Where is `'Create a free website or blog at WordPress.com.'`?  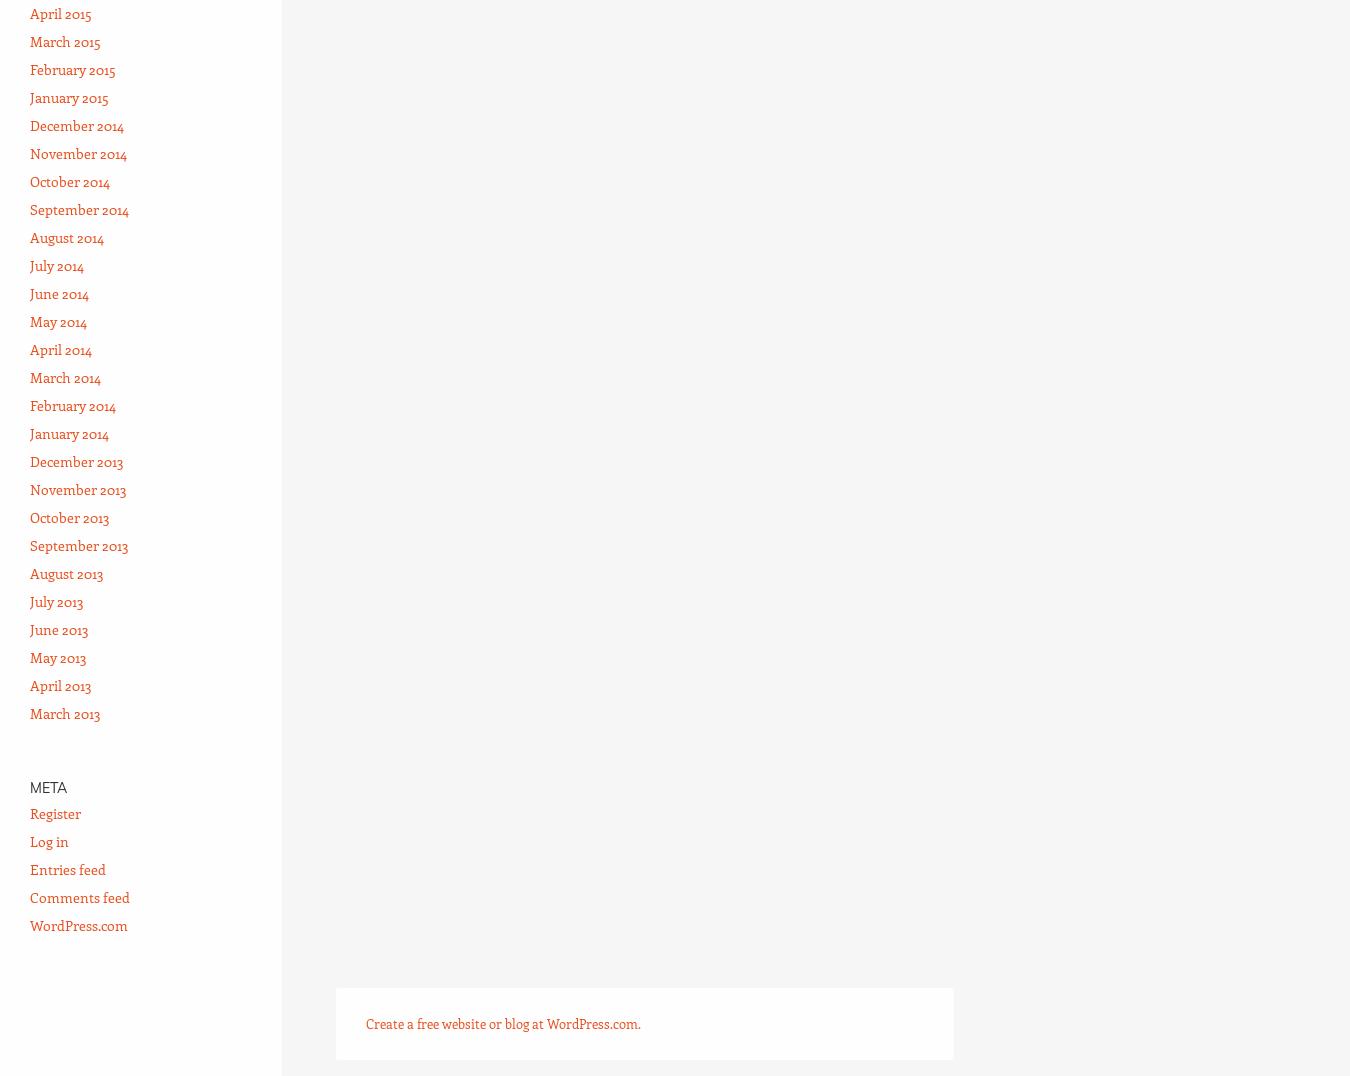 'Create a free website or blog at WordPress.com.' is located at coordinates (502, 1021).